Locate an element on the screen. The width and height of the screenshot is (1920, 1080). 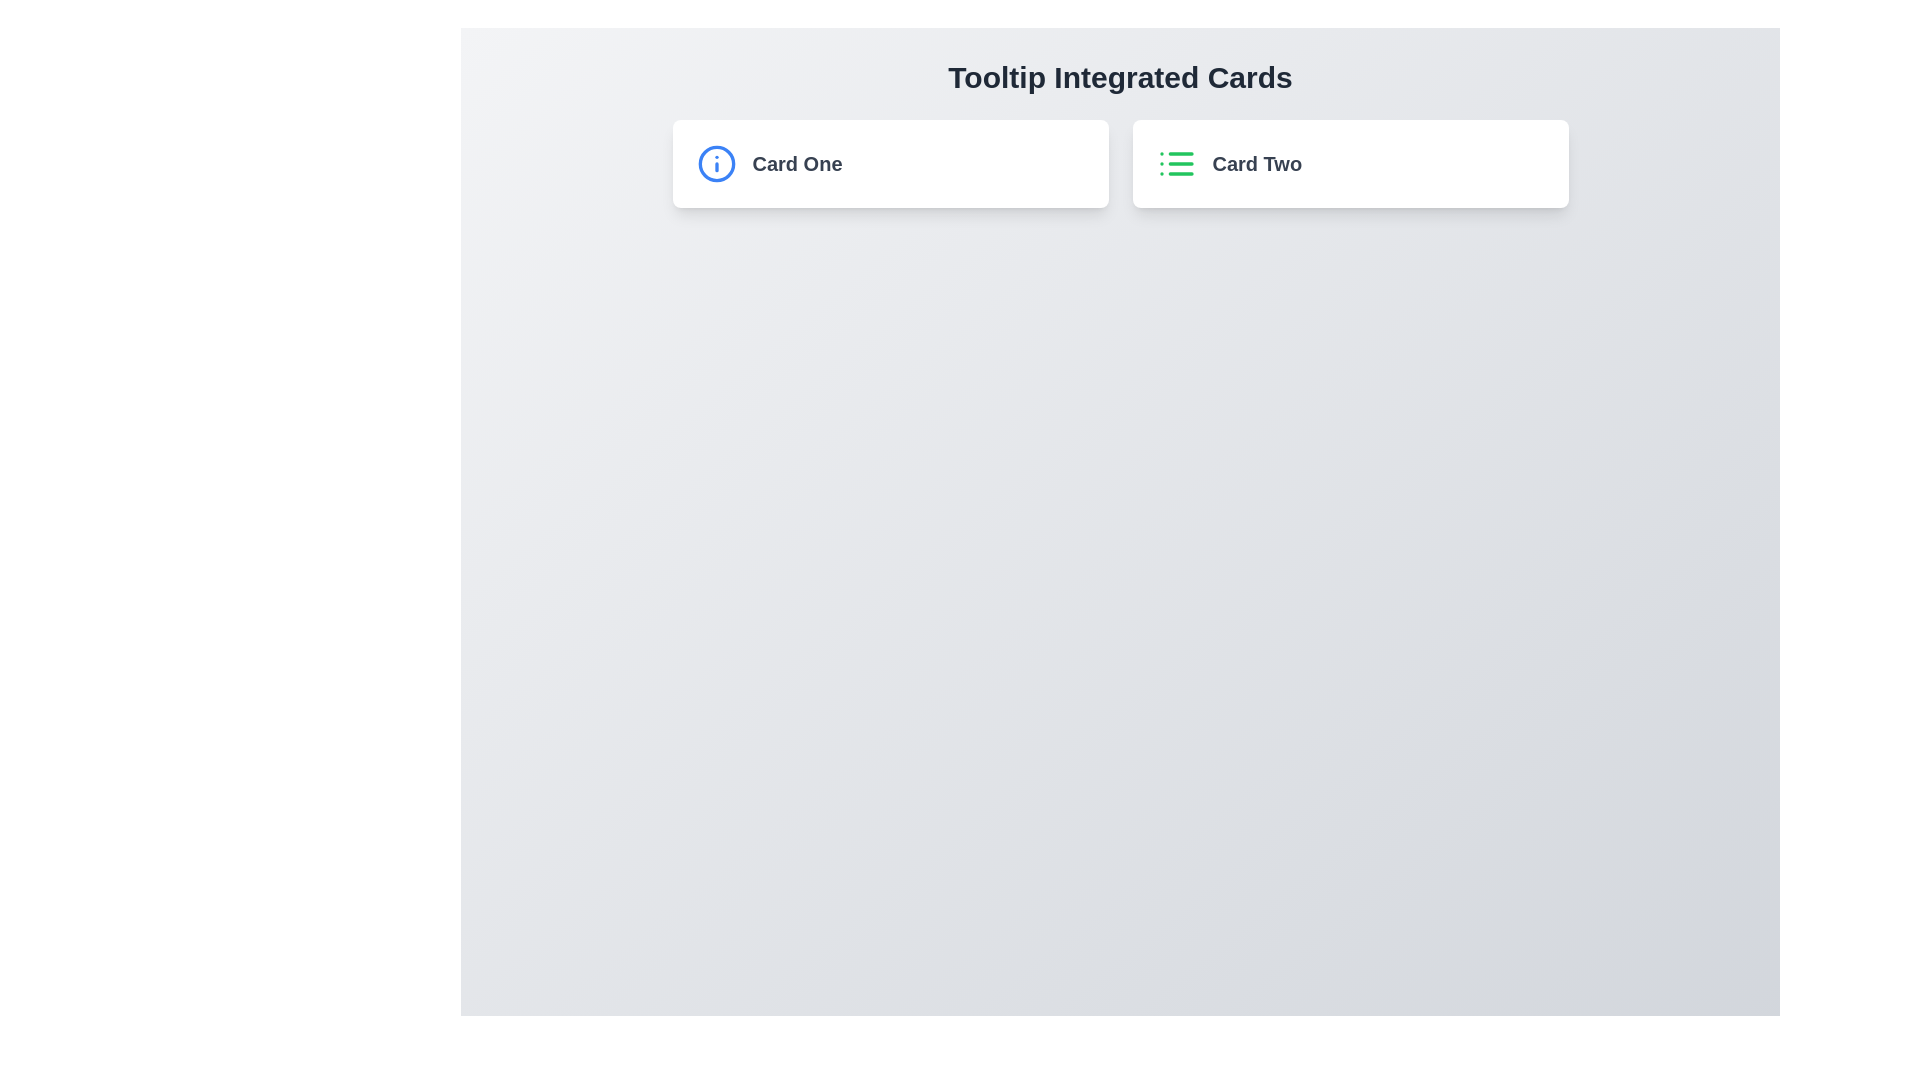
the informational icon located at the top-left corner of 'Card One' is located at coordinates (716, 163).